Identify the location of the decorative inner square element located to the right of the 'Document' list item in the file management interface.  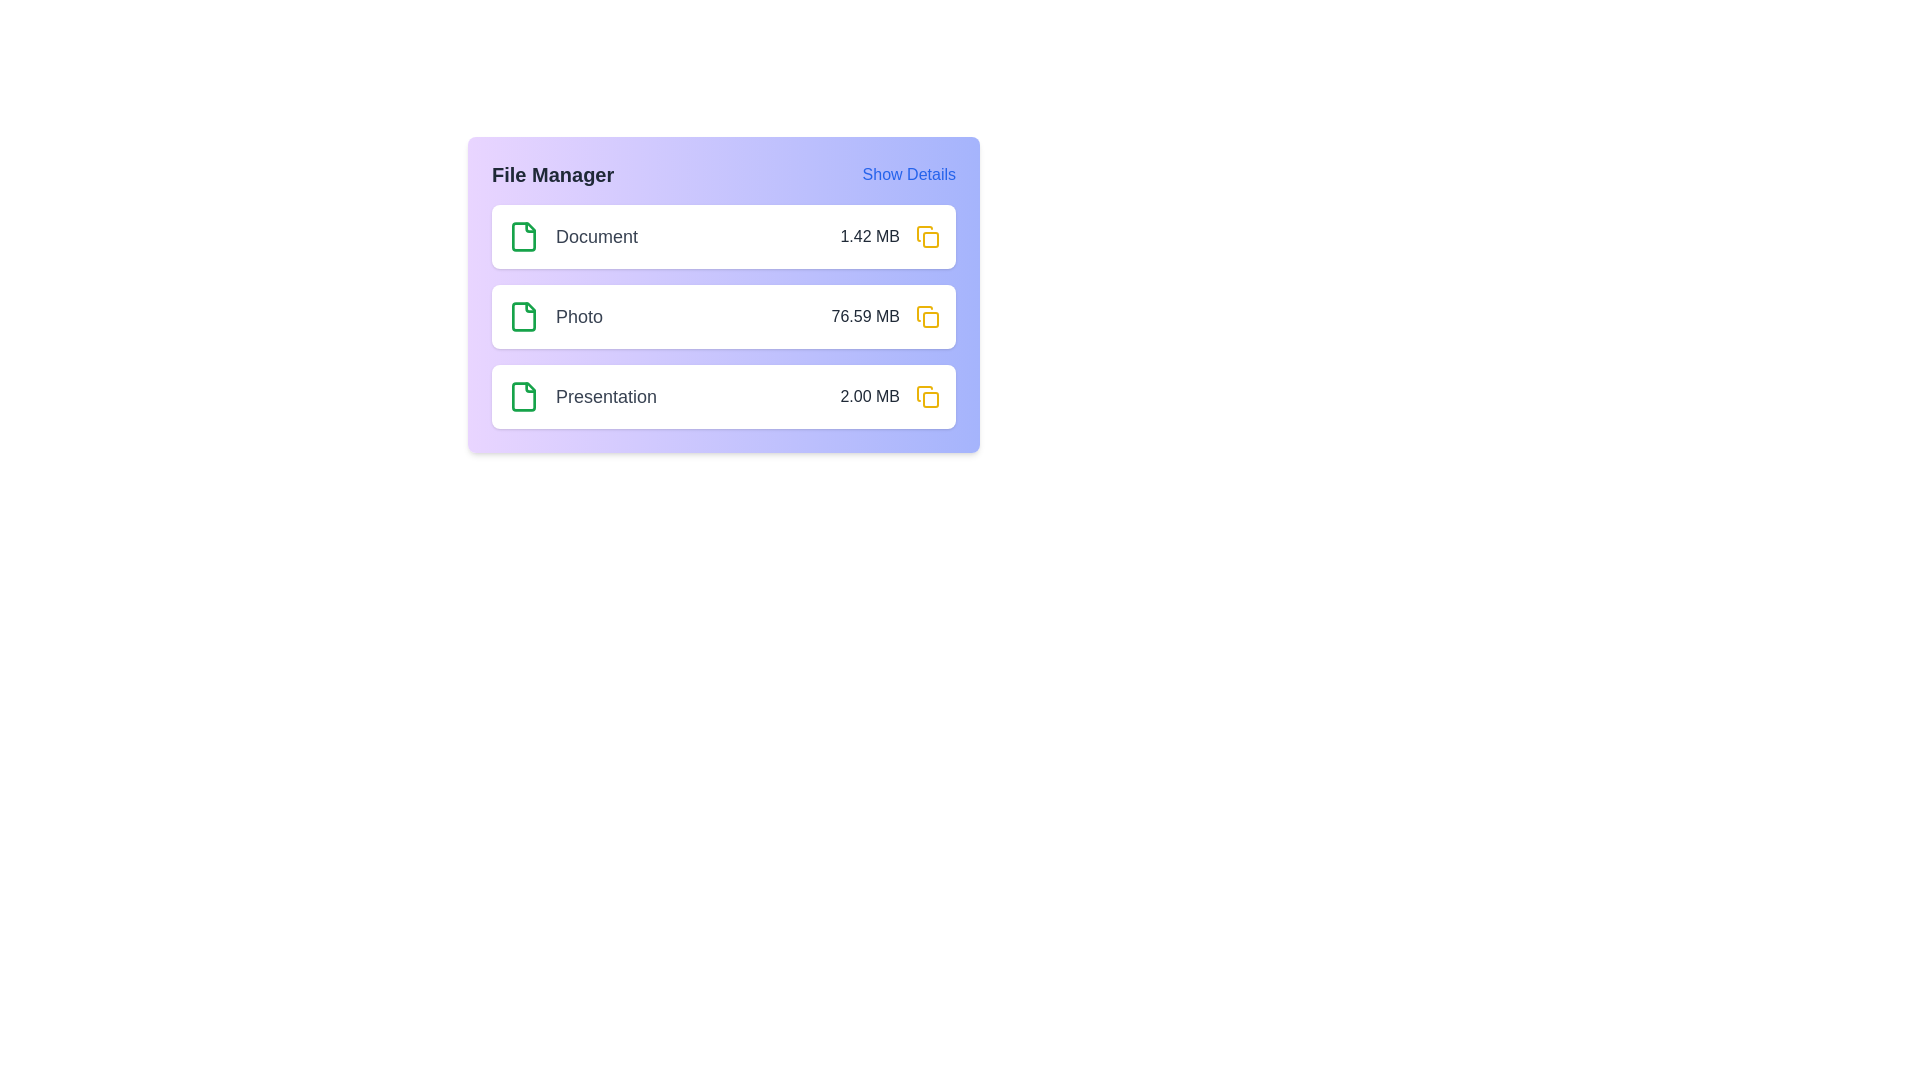
(930, 238).